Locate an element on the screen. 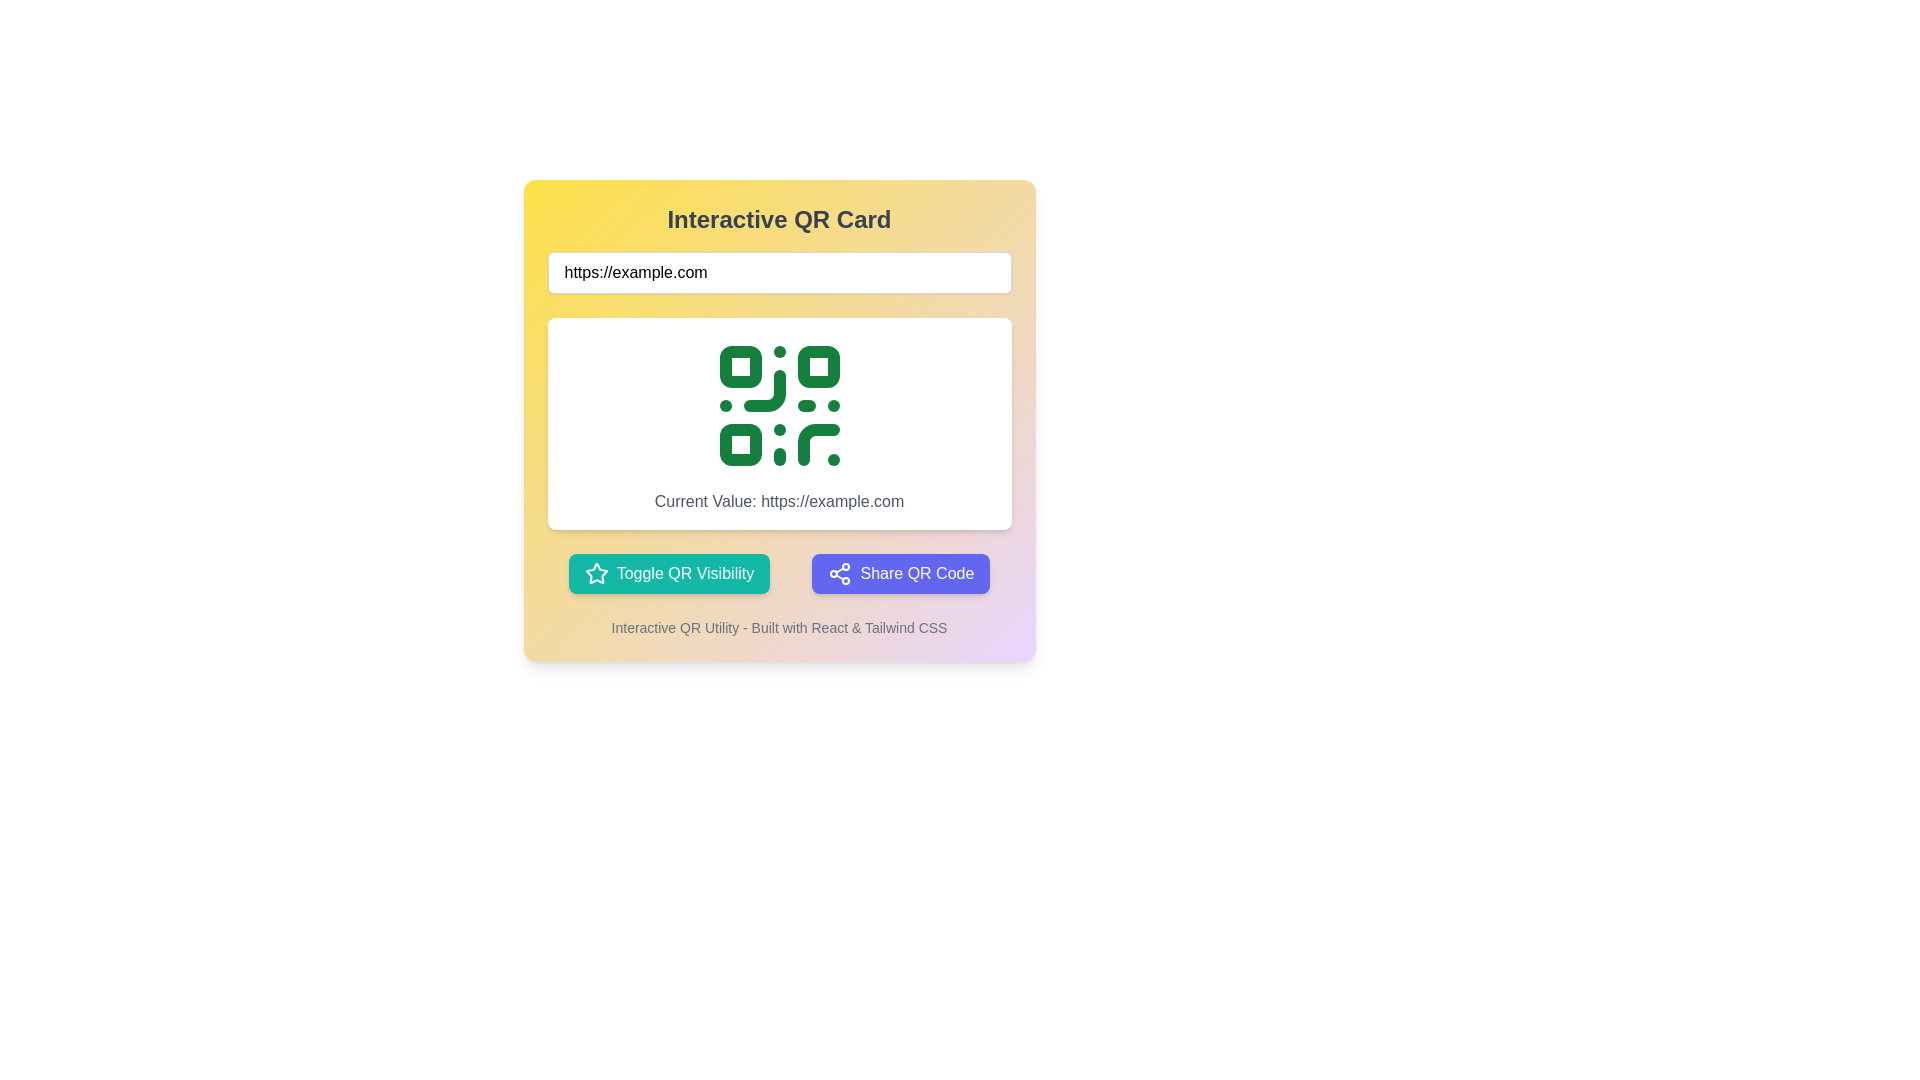  the teal star icon with an outlined design located to the left of the 'Toggle QR Visibility' text as a visual cue is located at coordinates (595, 574).